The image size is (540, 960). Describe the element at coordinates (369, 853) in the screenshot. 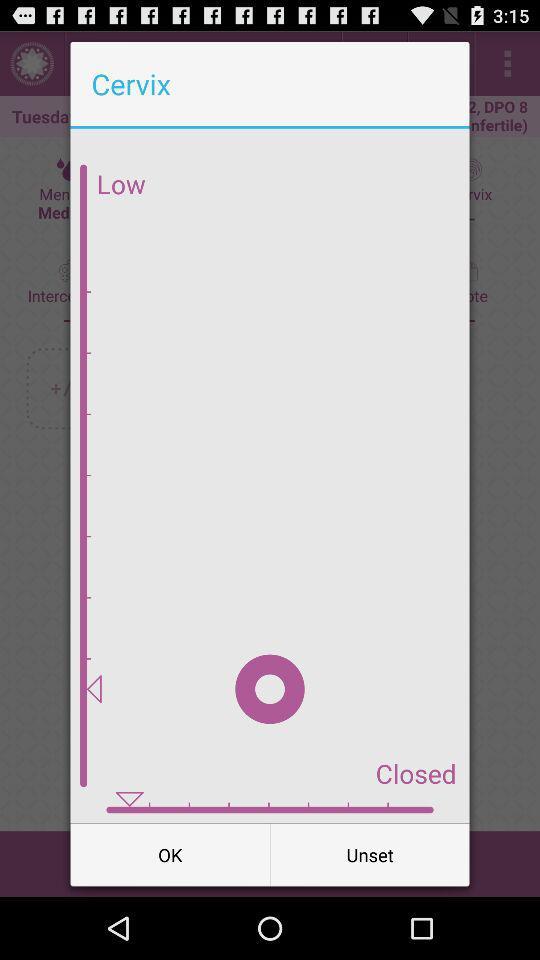

I see `the icon to the right of ok icon` at that location.